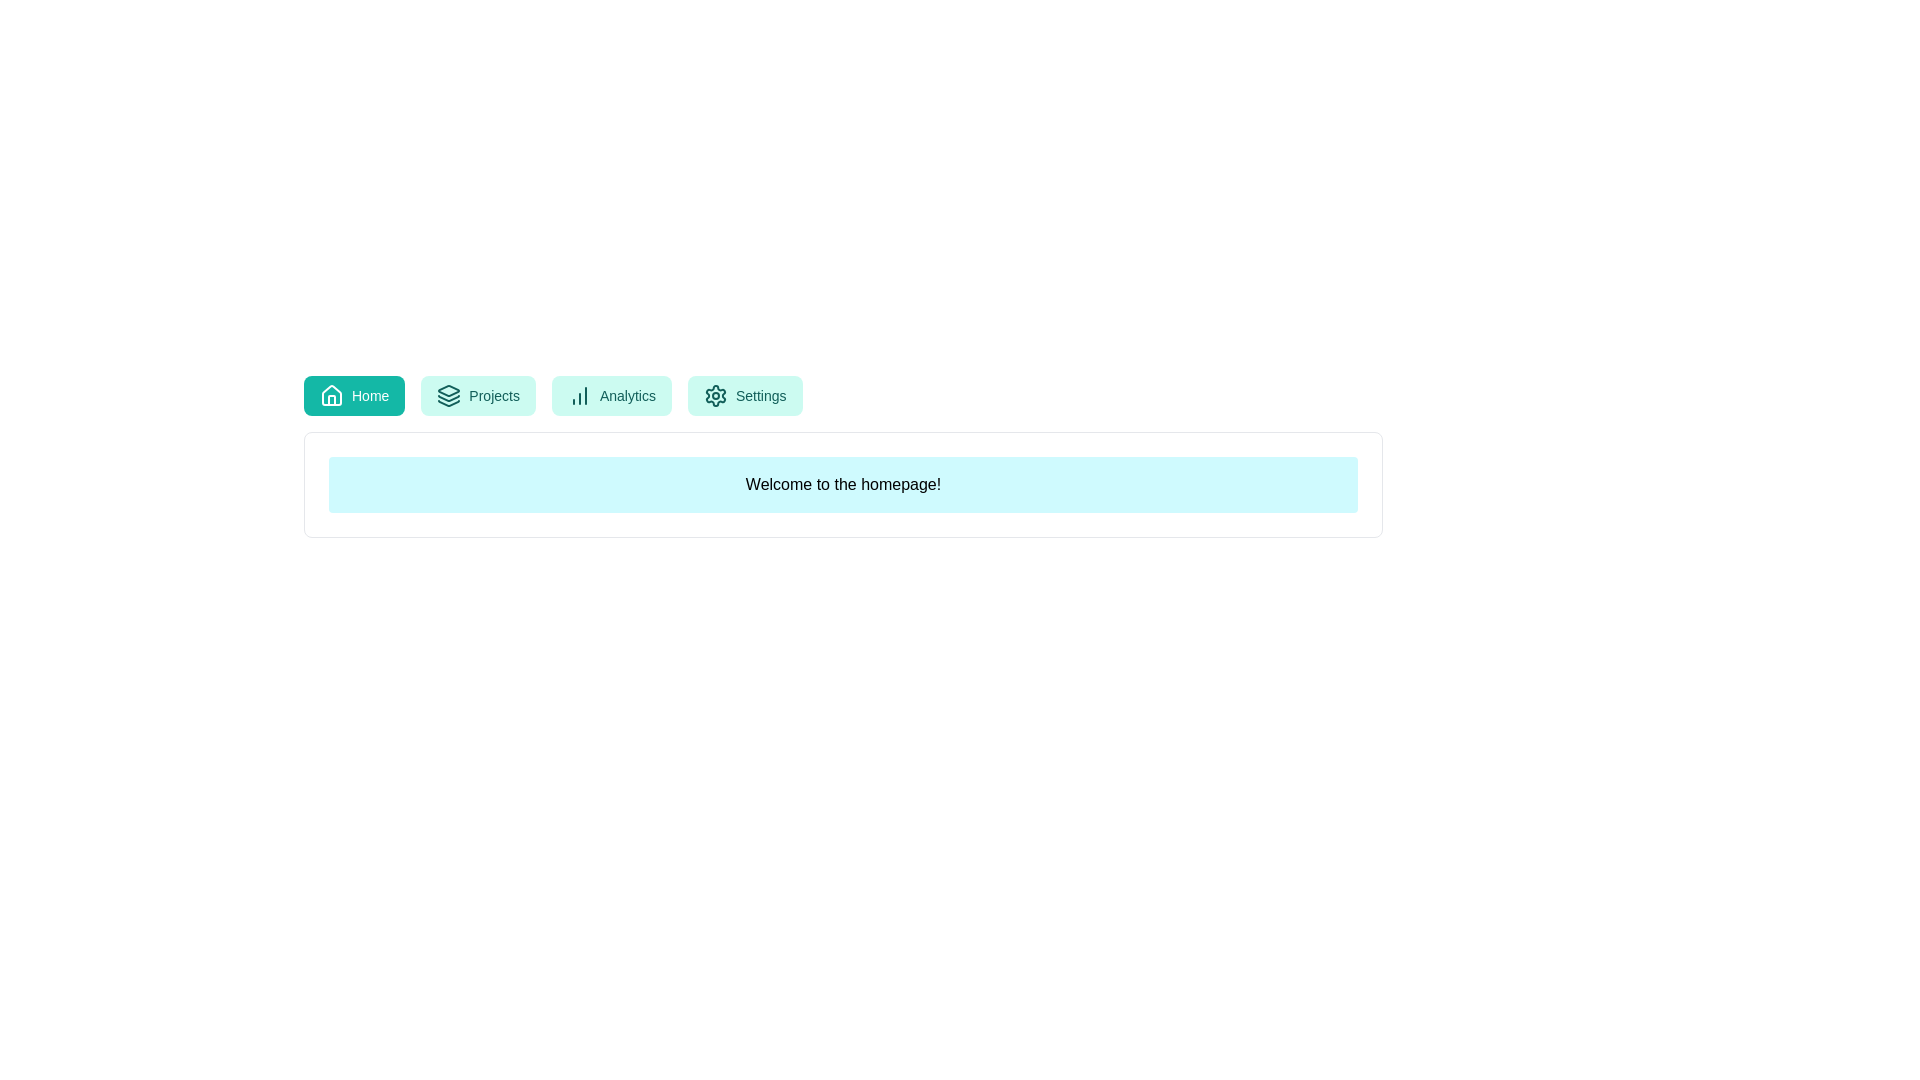  I want to click on the button labeled Home to explore its hover effect, so click(354, 396).